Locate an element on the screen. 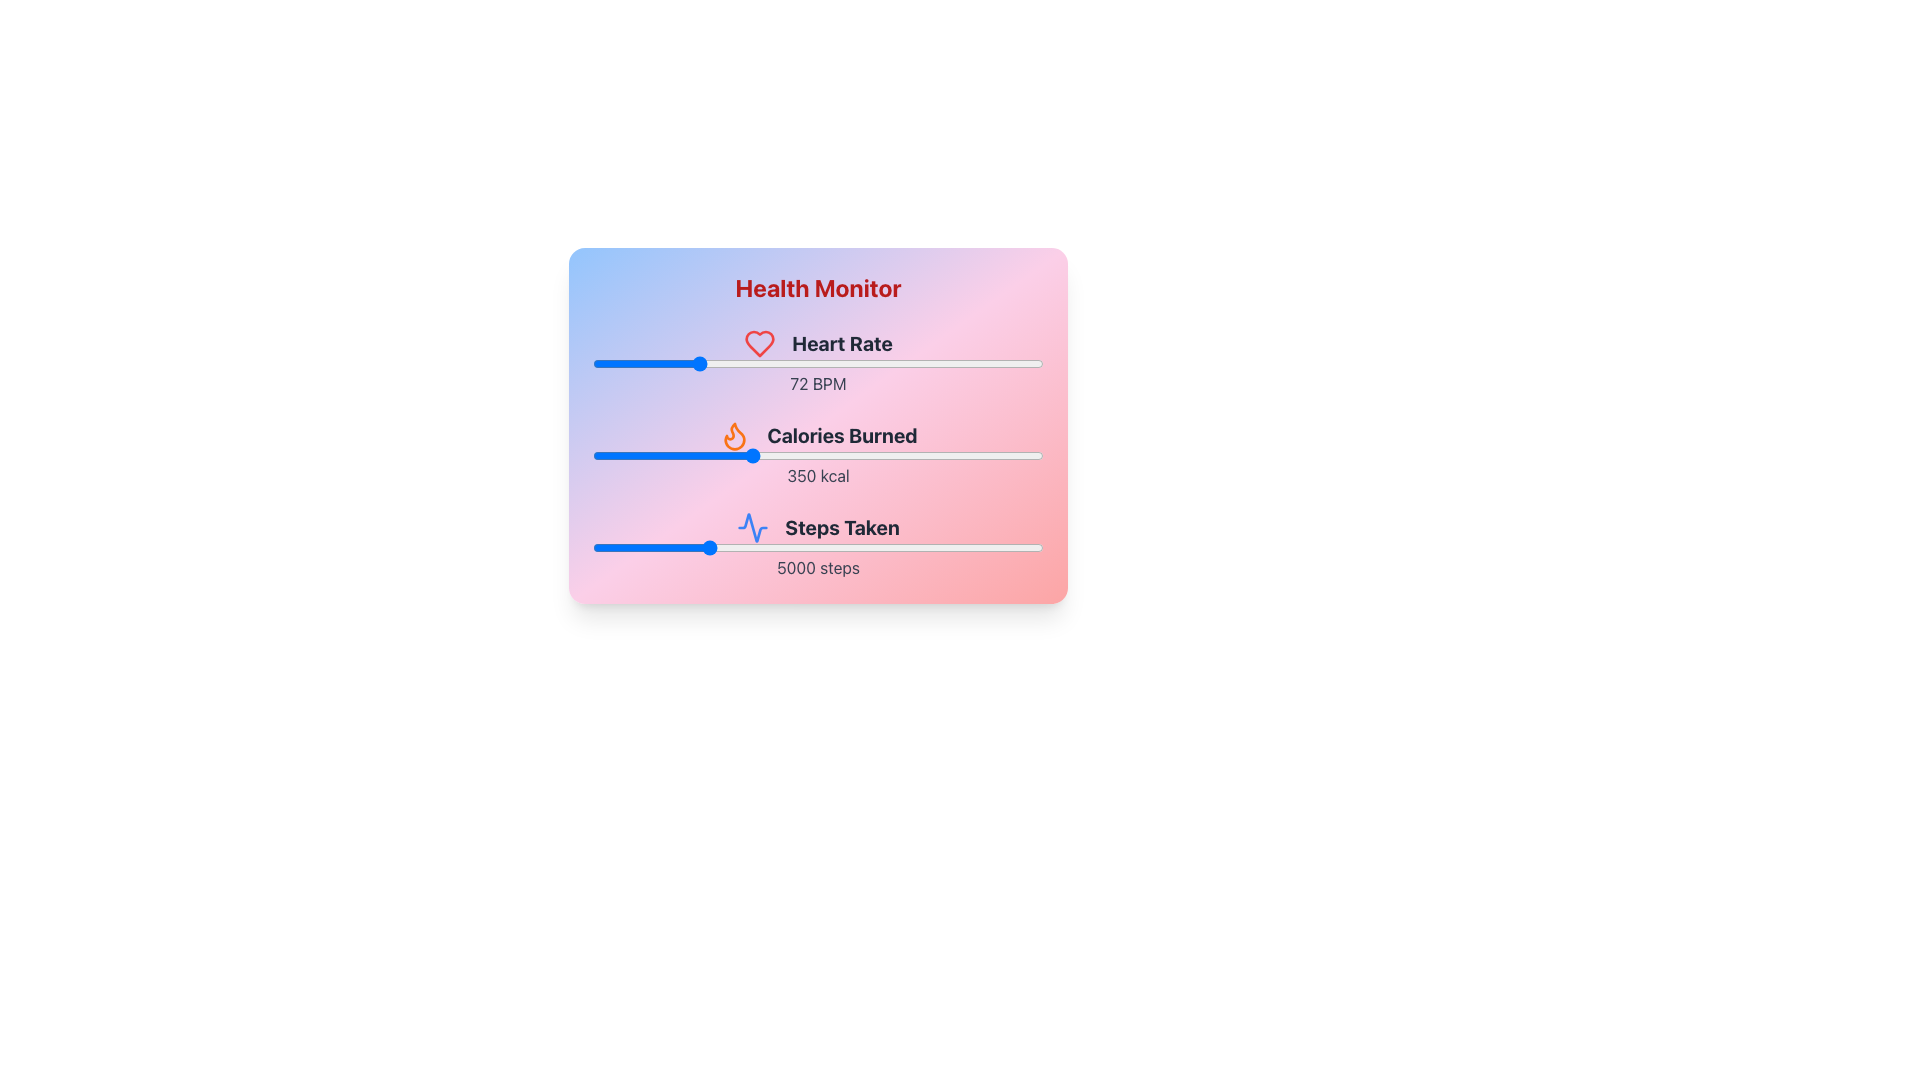 This screenshot has height=1080, width=1920. calories burned is located at coordinates (720, 455).